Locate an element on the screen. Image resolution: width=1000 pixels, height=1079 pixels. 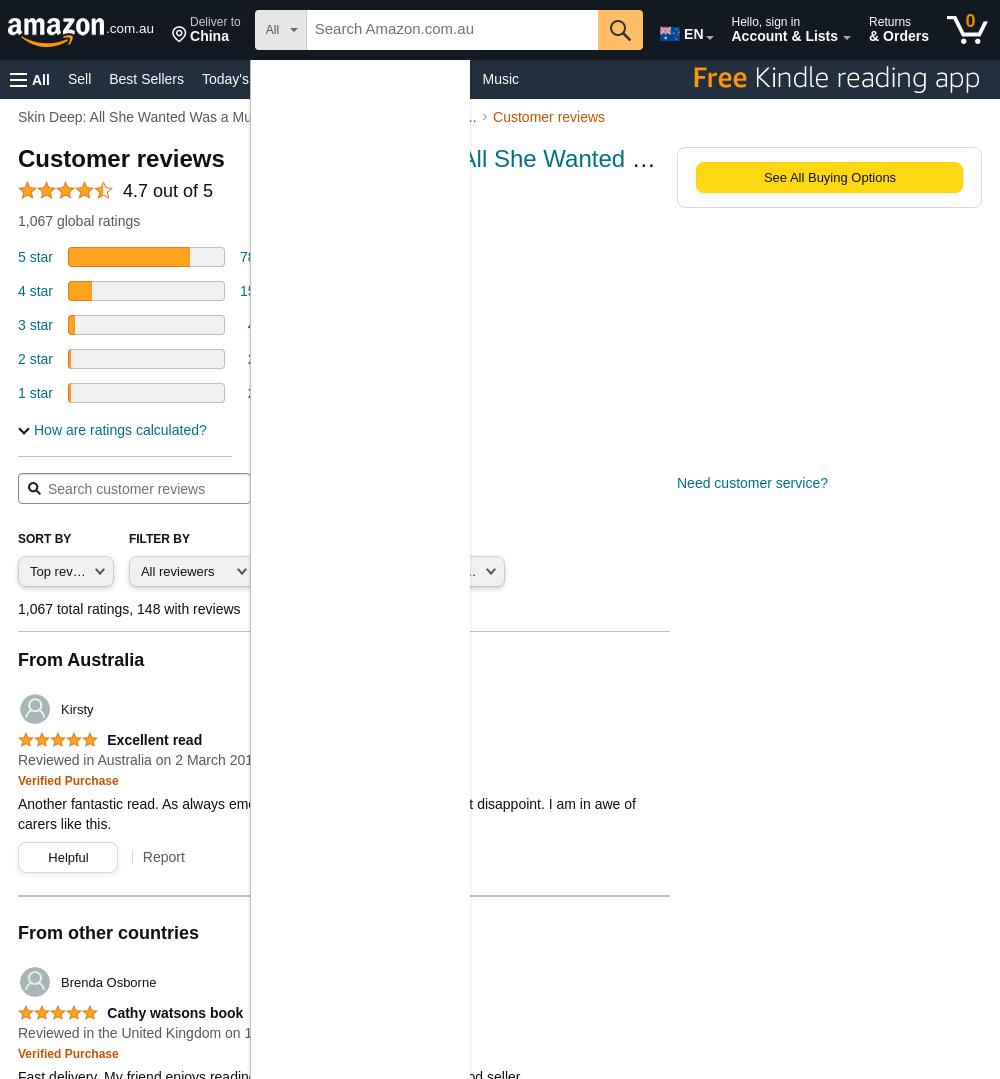
'Toys & Games' is located at coordinates (412, 118).